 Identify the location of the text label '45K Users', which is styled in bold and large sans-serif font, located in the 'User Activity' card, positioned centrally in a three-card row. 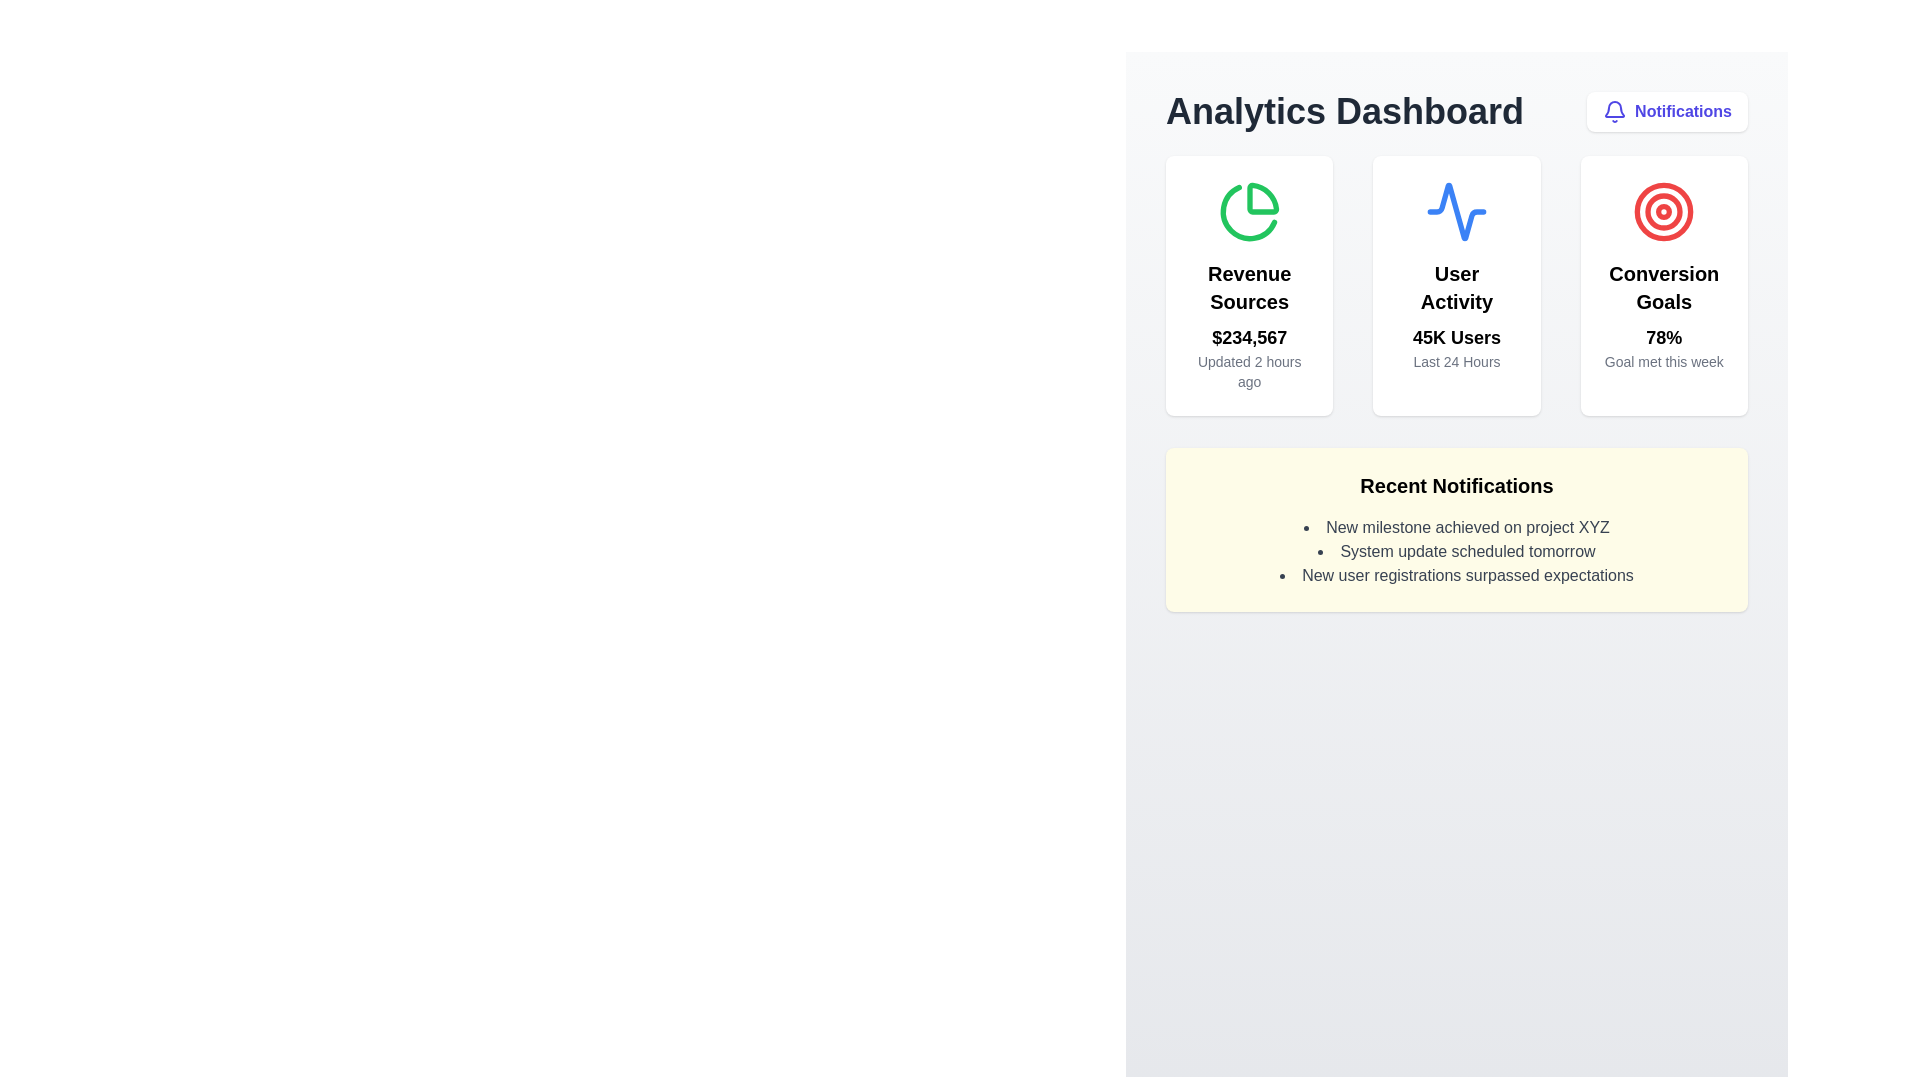
(1456, 337).